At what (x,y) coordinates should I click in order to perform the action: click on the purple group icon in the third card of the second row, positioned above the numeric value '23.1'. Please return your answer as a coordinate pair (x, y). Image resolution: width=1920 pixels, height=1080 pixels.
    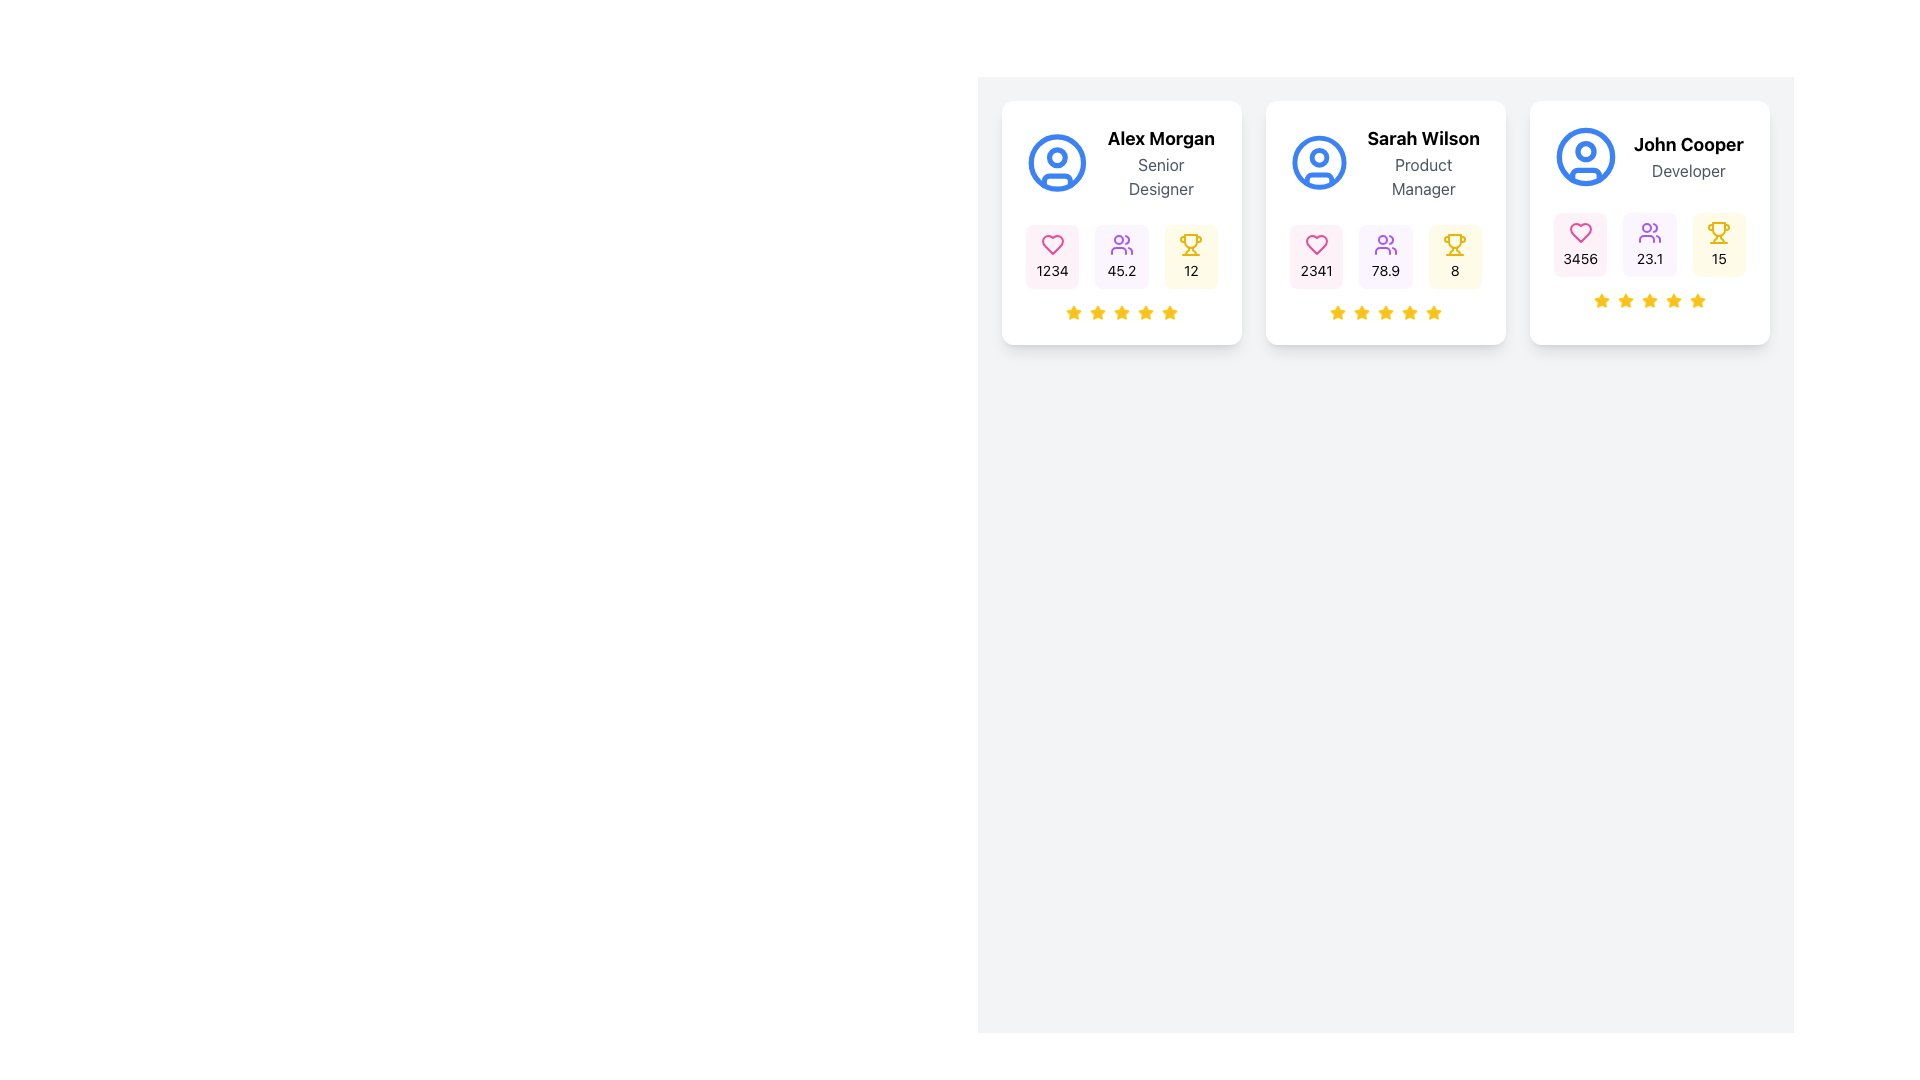
    Looking at the image, I should click on (1650, 231).